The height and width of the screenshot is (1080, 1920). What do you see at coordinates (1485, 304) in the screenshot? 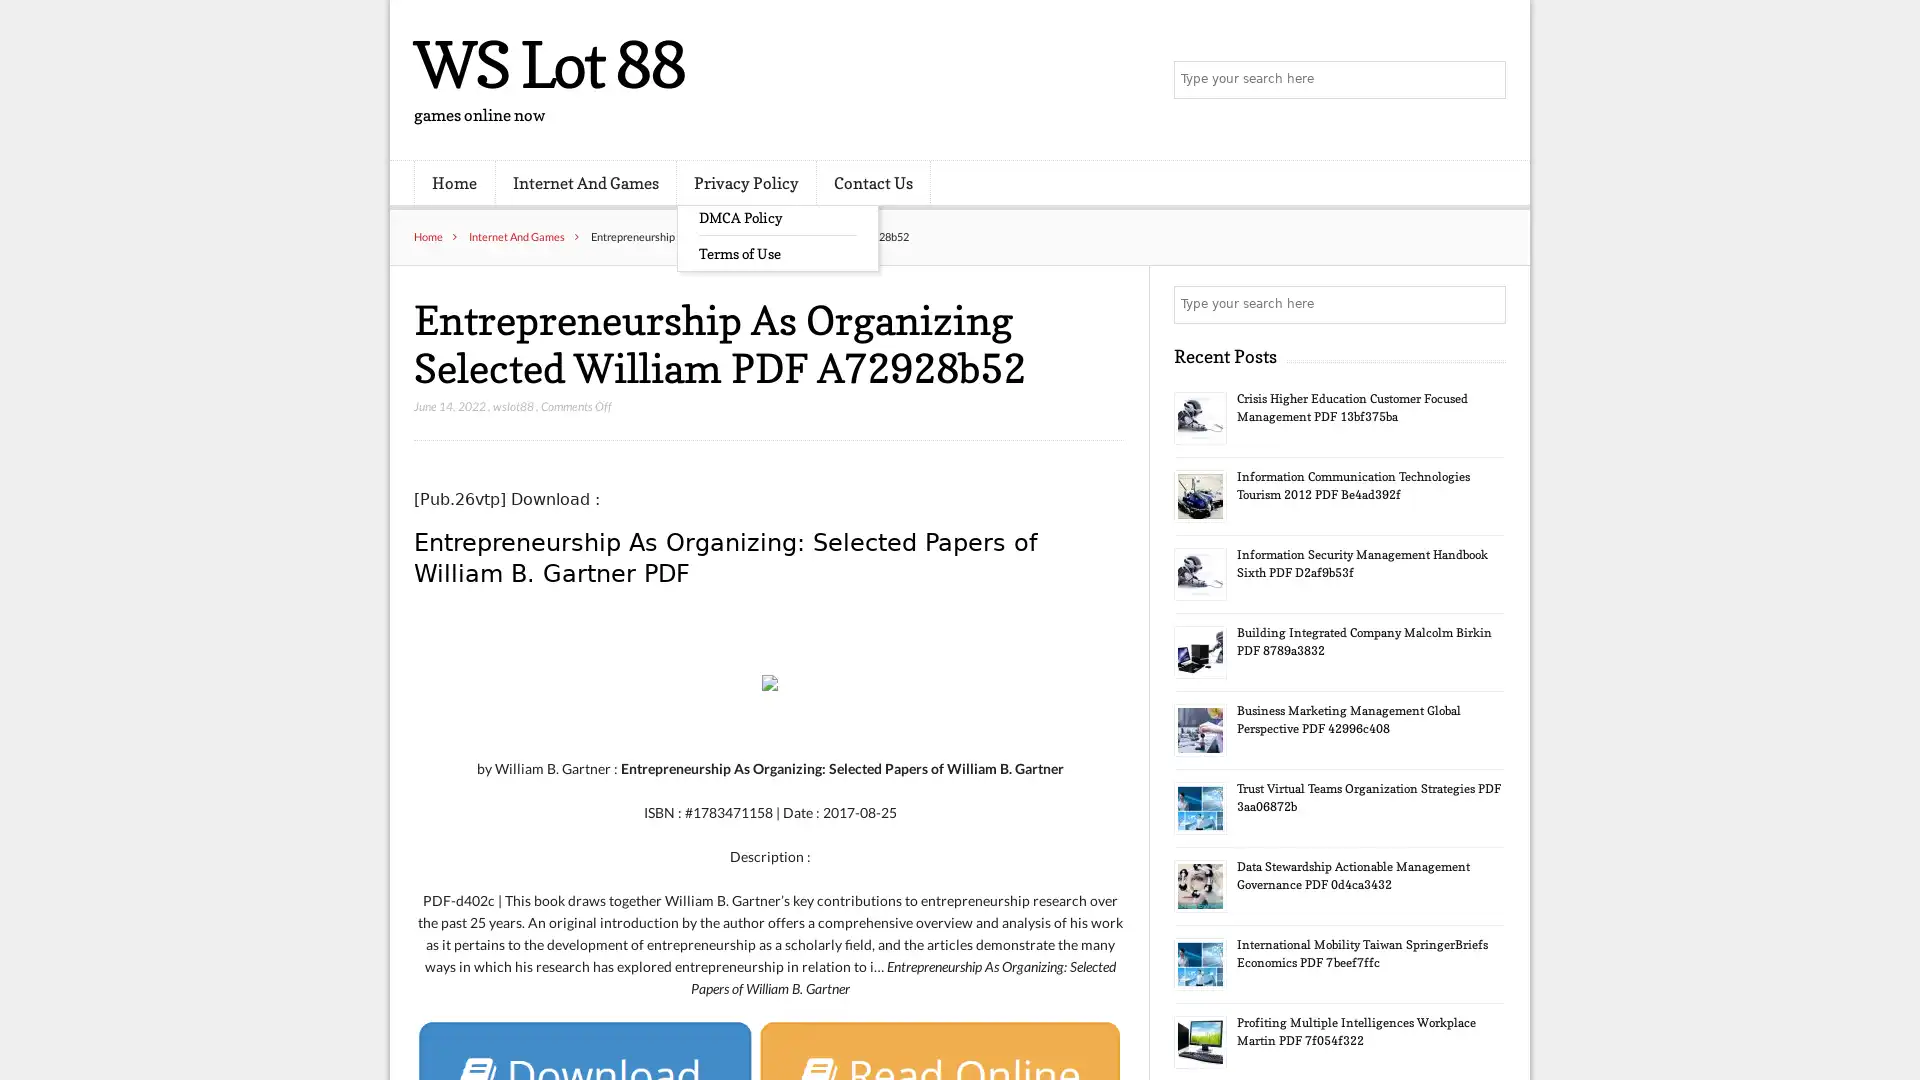
I see `Search` at bounding box center [1485, 304].